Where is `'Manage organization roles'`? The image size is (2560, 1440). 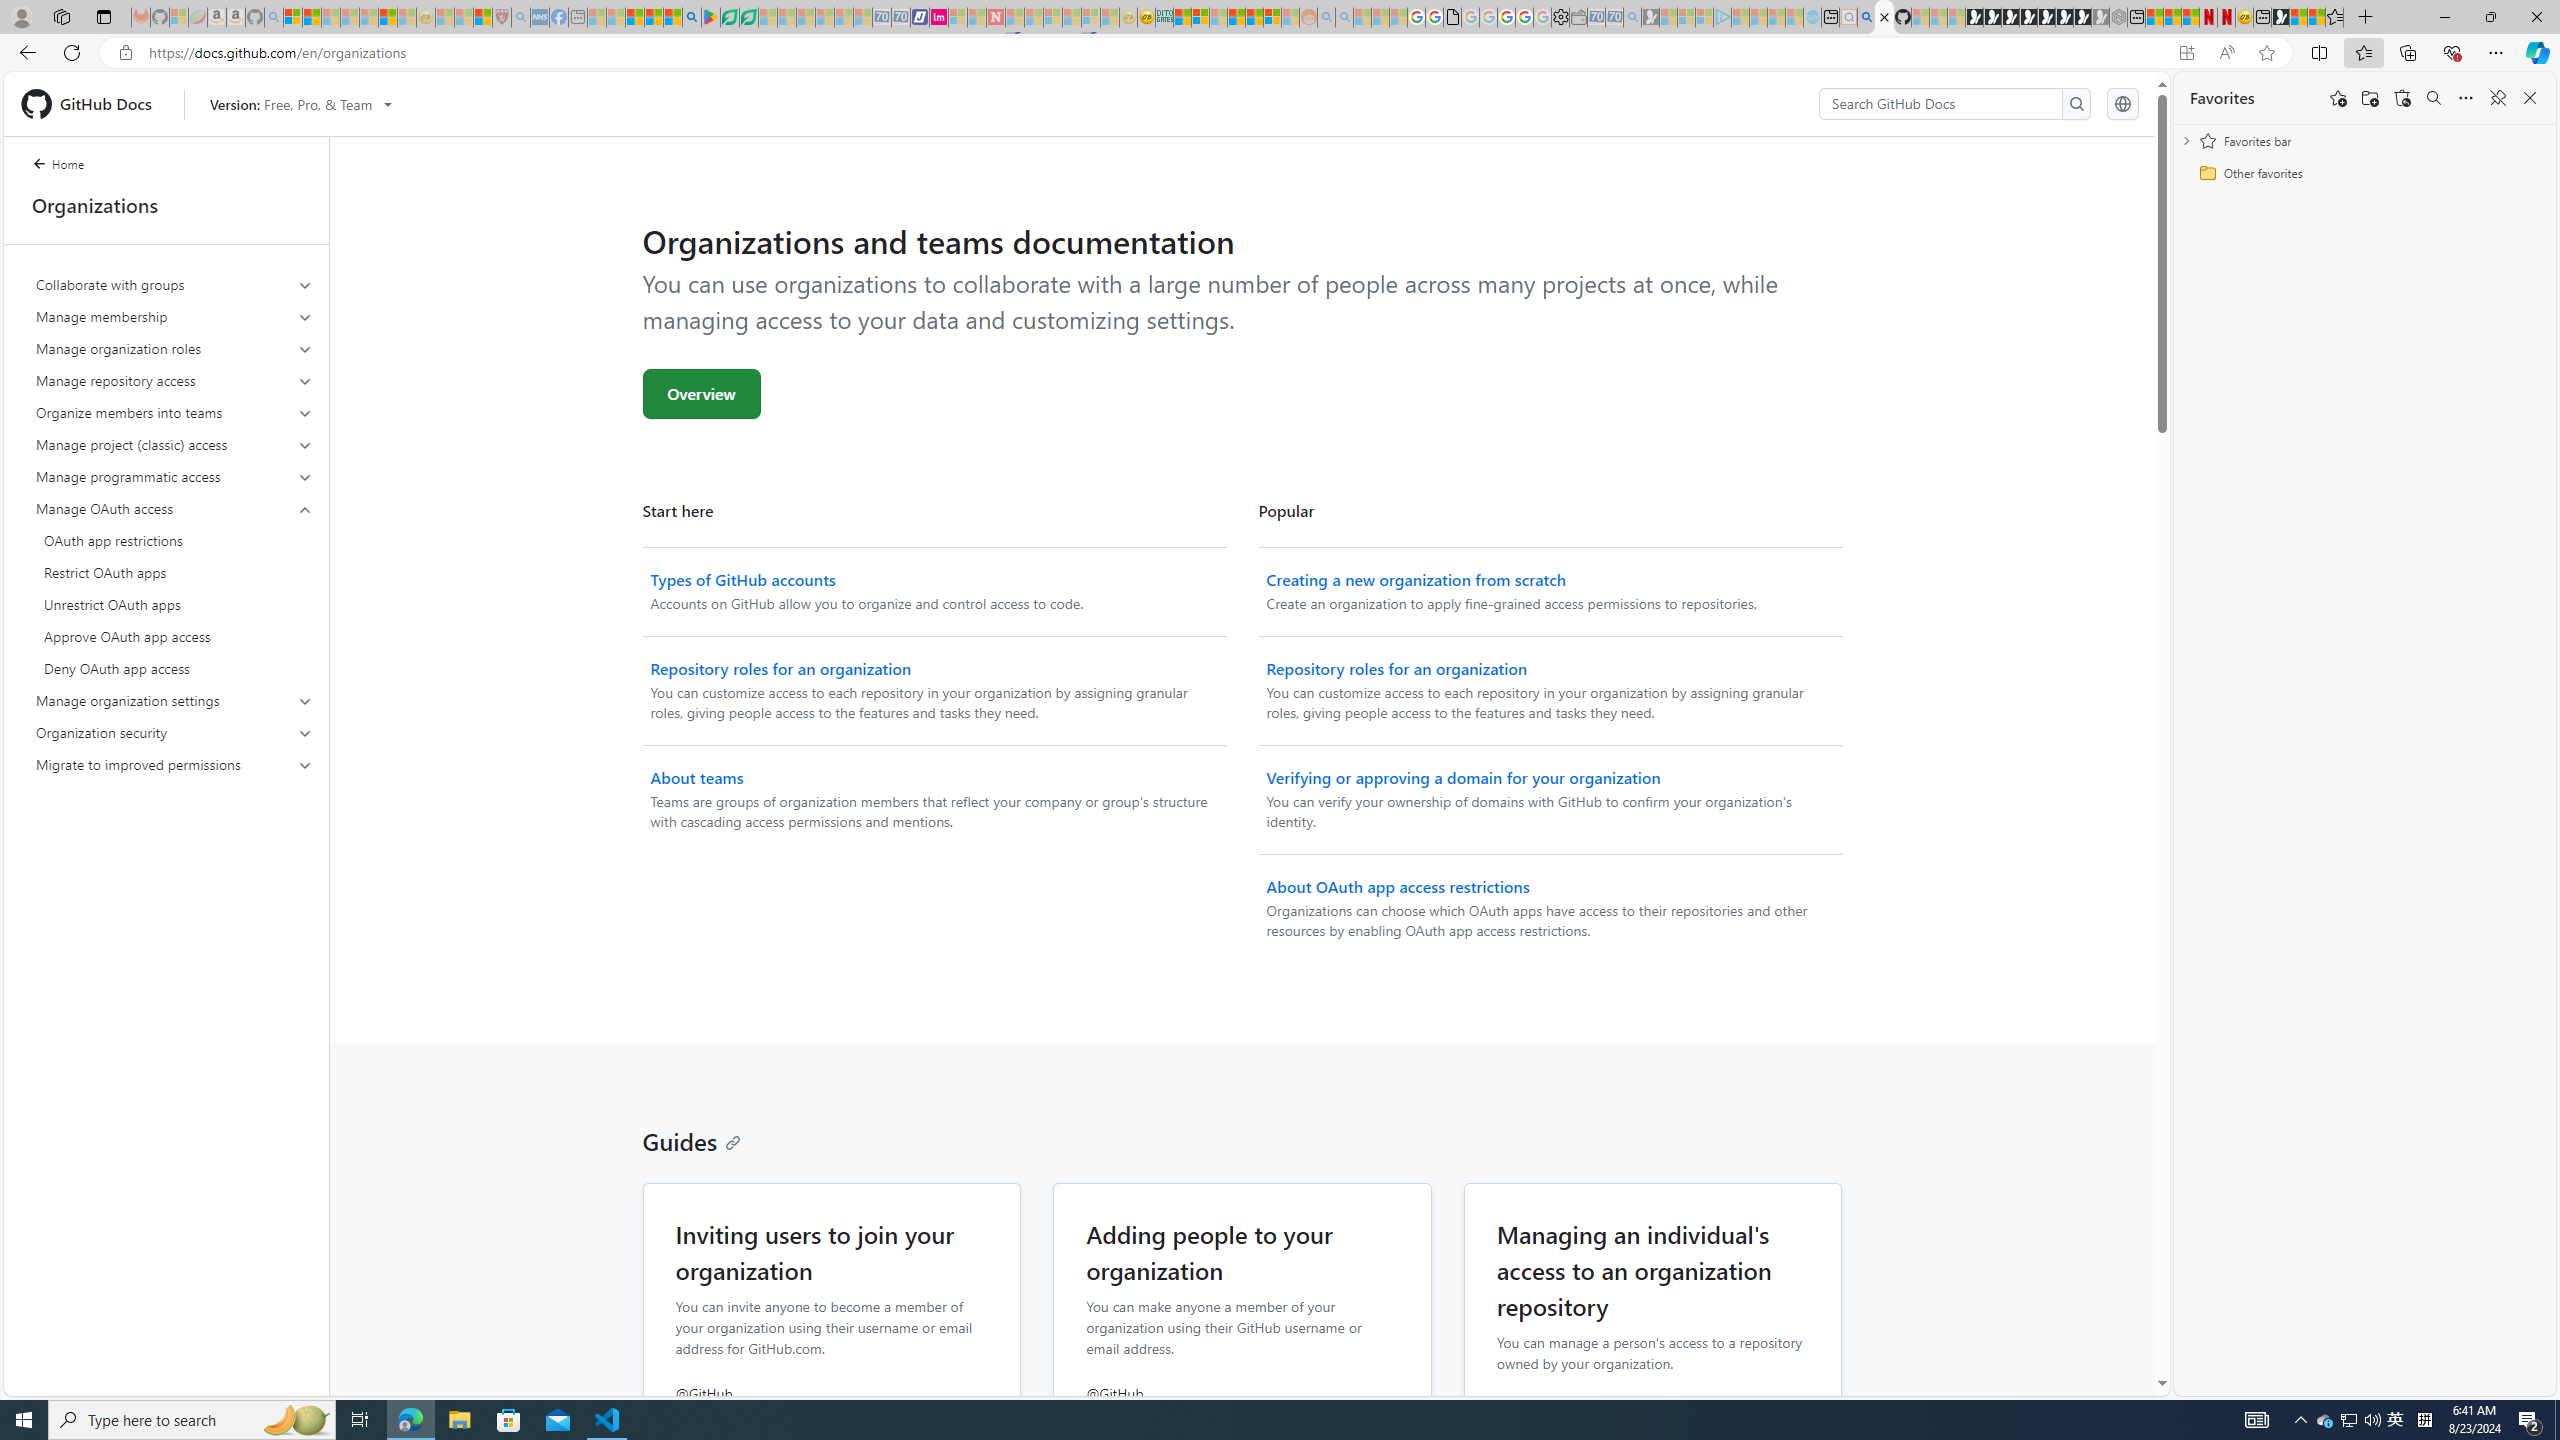
'Manage organization roles' is located at coordinates (175, 348).